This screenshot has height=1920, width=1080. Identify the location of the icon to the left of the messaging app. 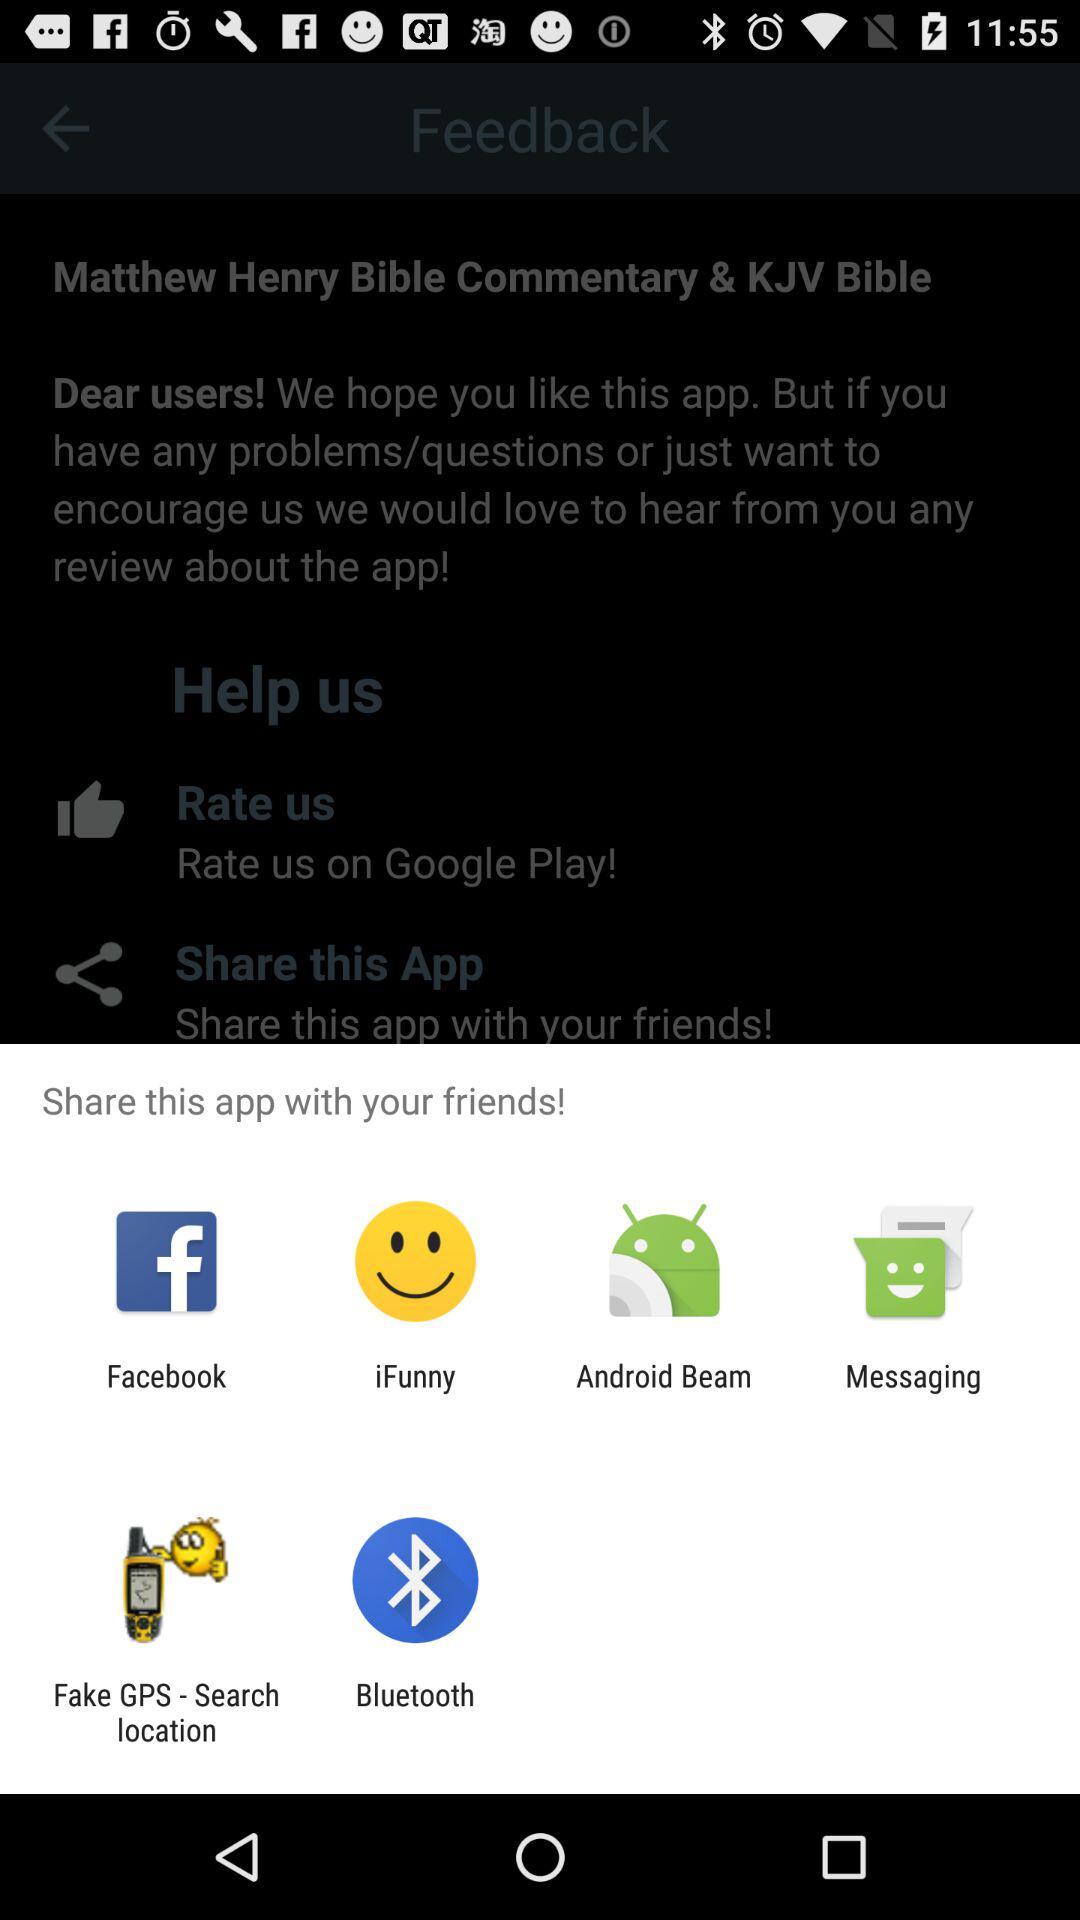
(664, 1392).